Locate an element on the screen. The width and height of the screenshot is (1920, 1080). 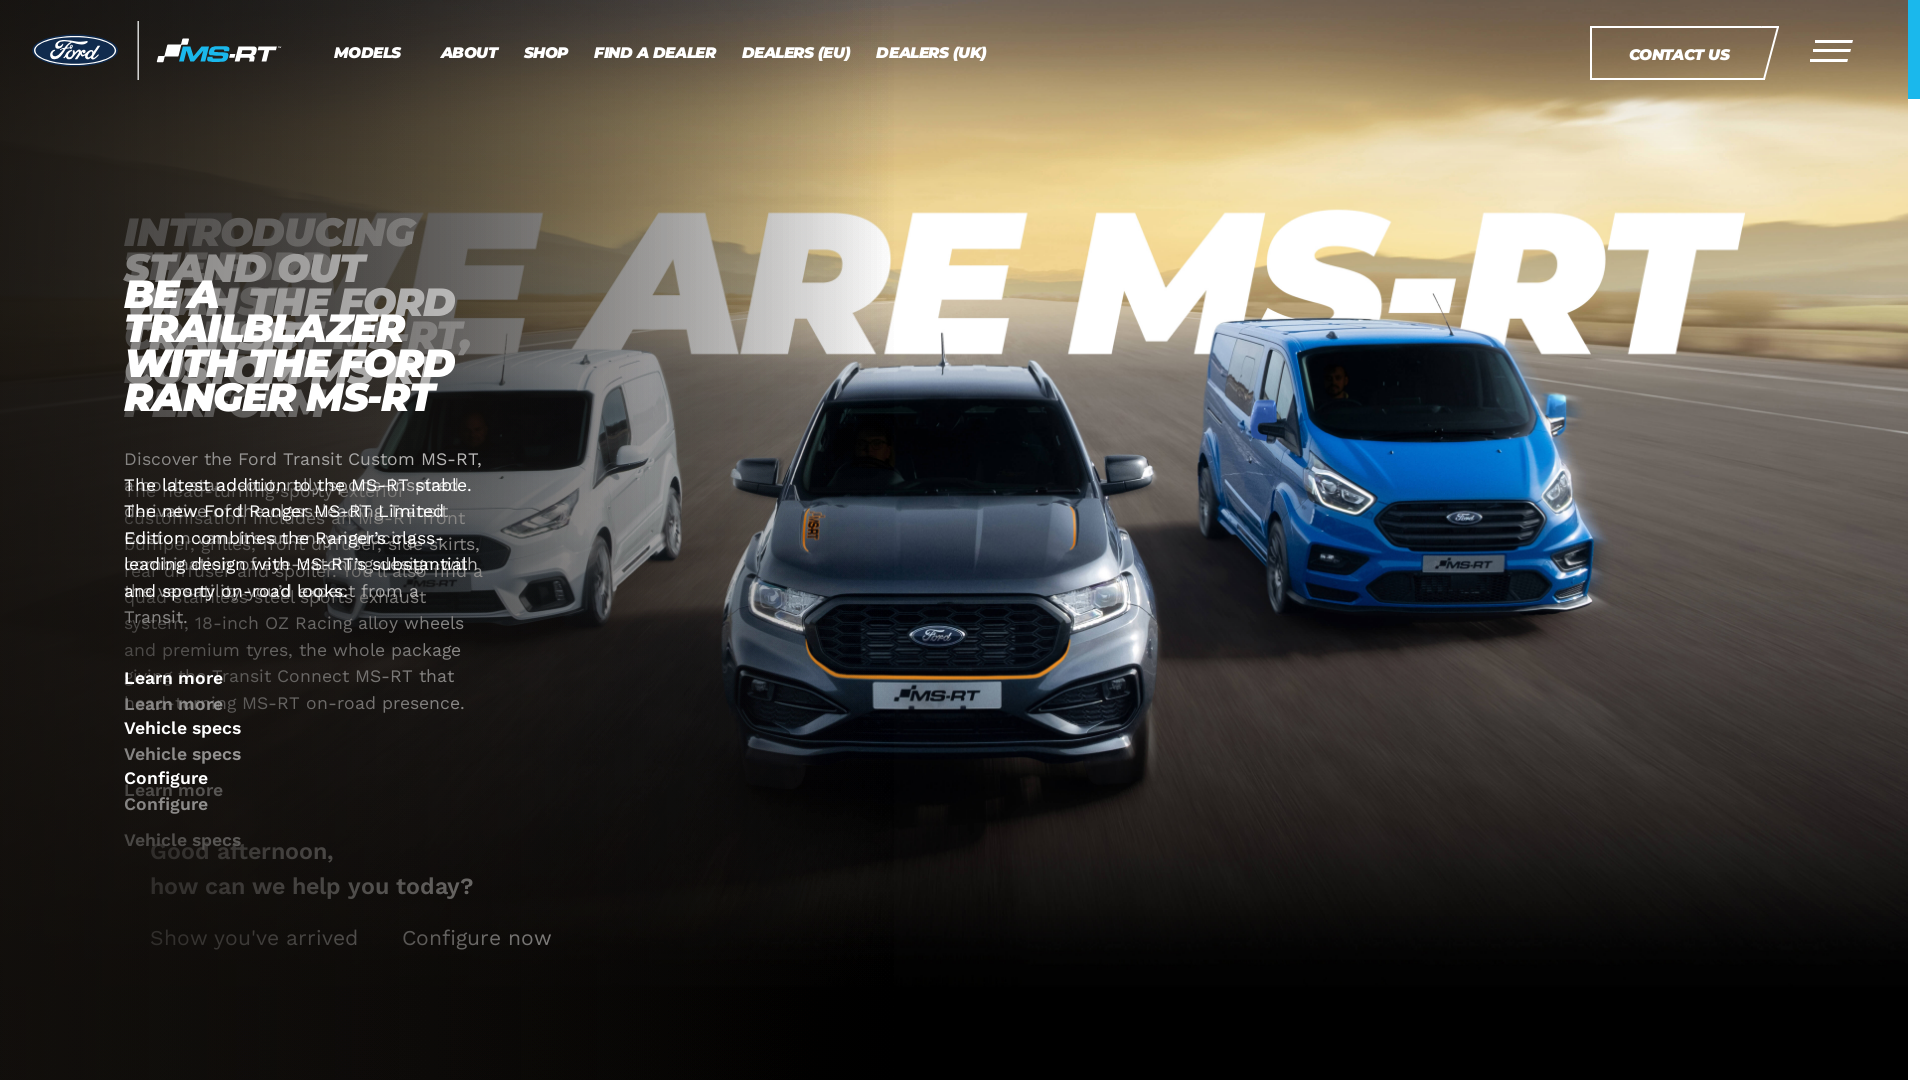
'ABOUT' is located at coordinates (463, 52).